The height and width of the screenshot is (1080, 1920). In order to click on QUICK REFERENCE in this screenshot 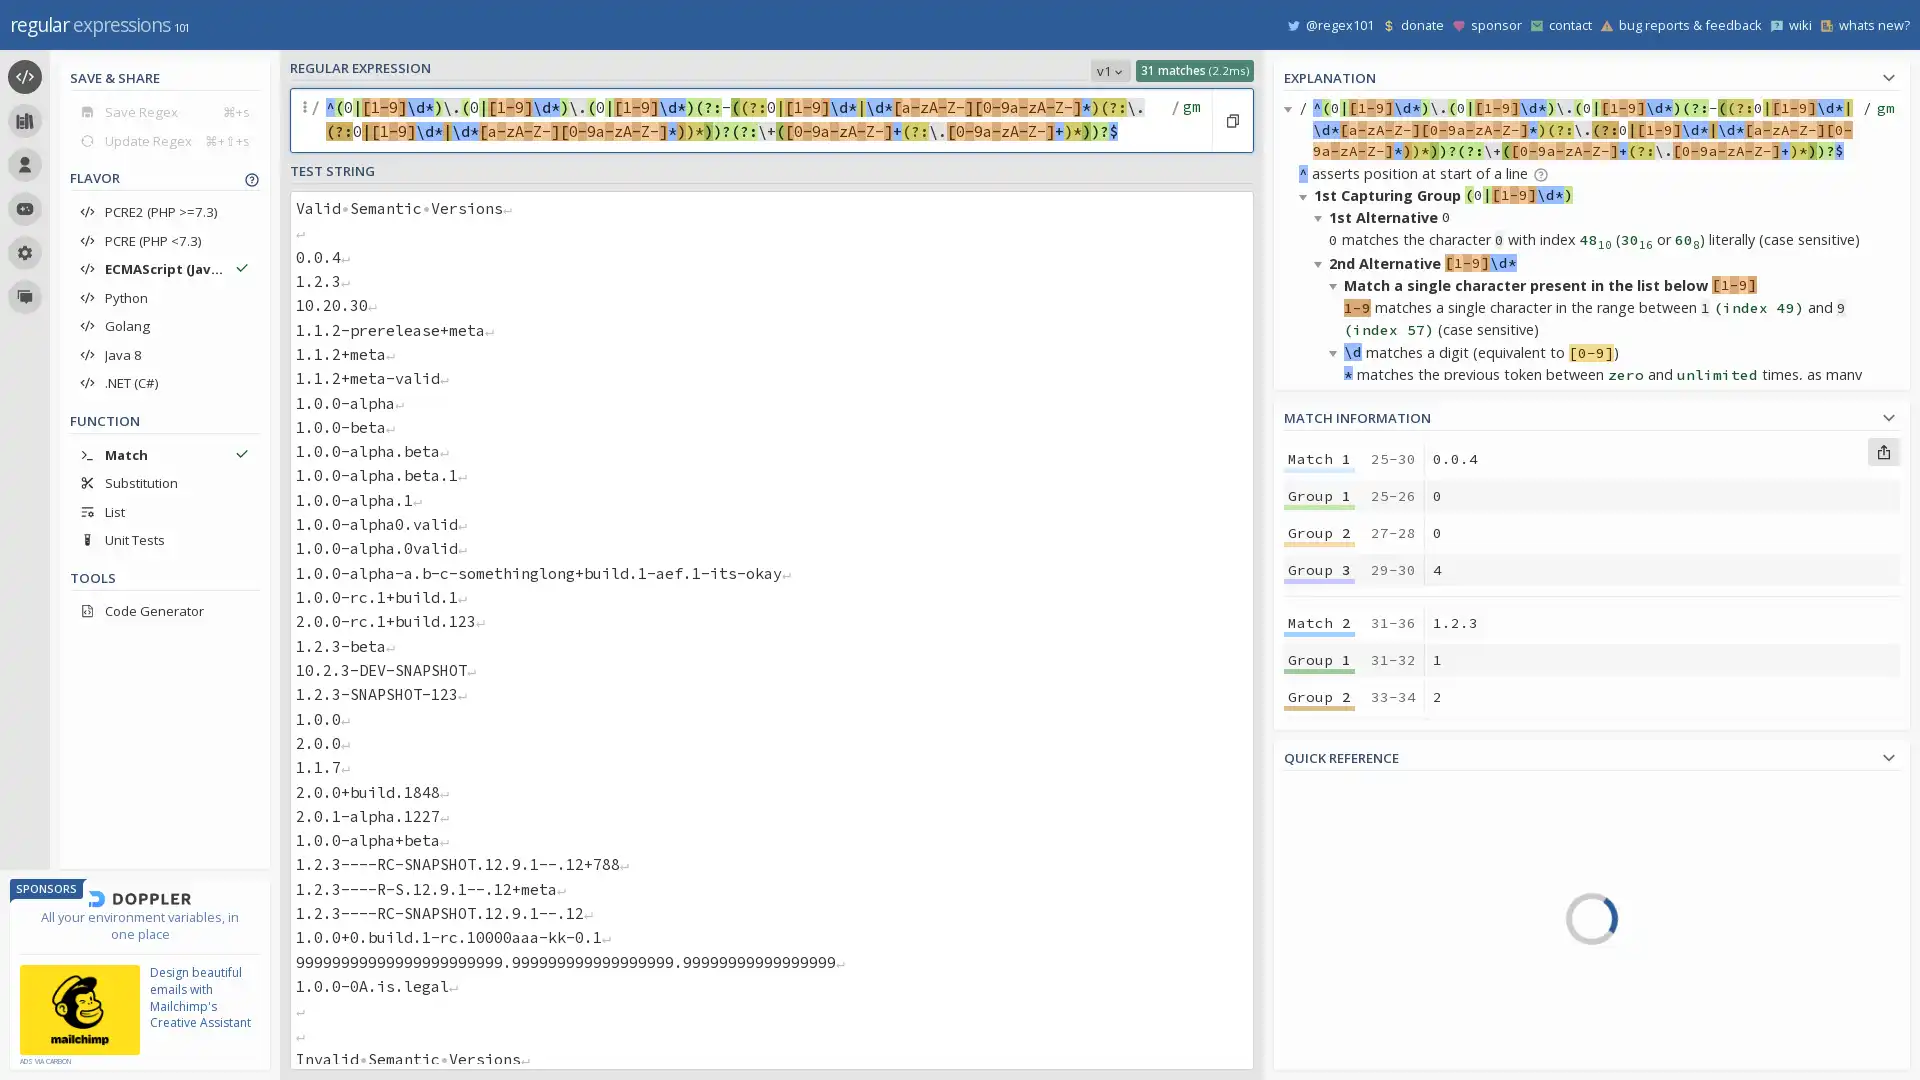, I will do `click(1591, 755)`.